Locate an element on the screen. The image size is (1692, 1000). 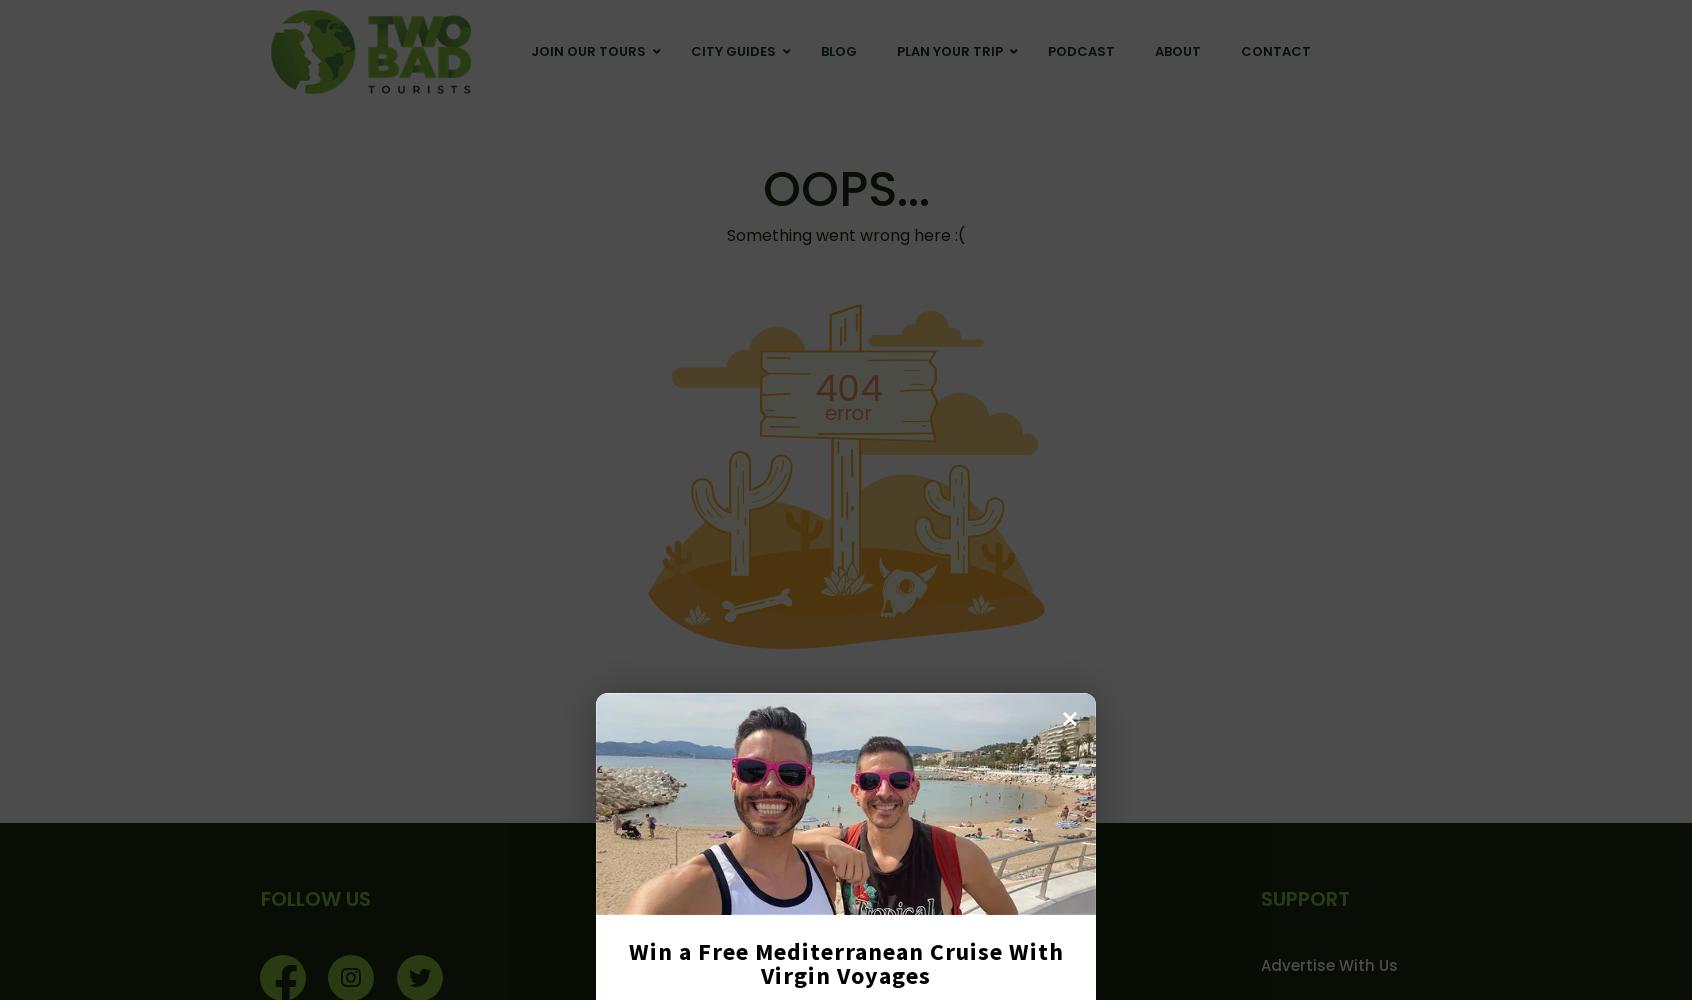
'Gay Tours' is located at coordinates (896, 300).